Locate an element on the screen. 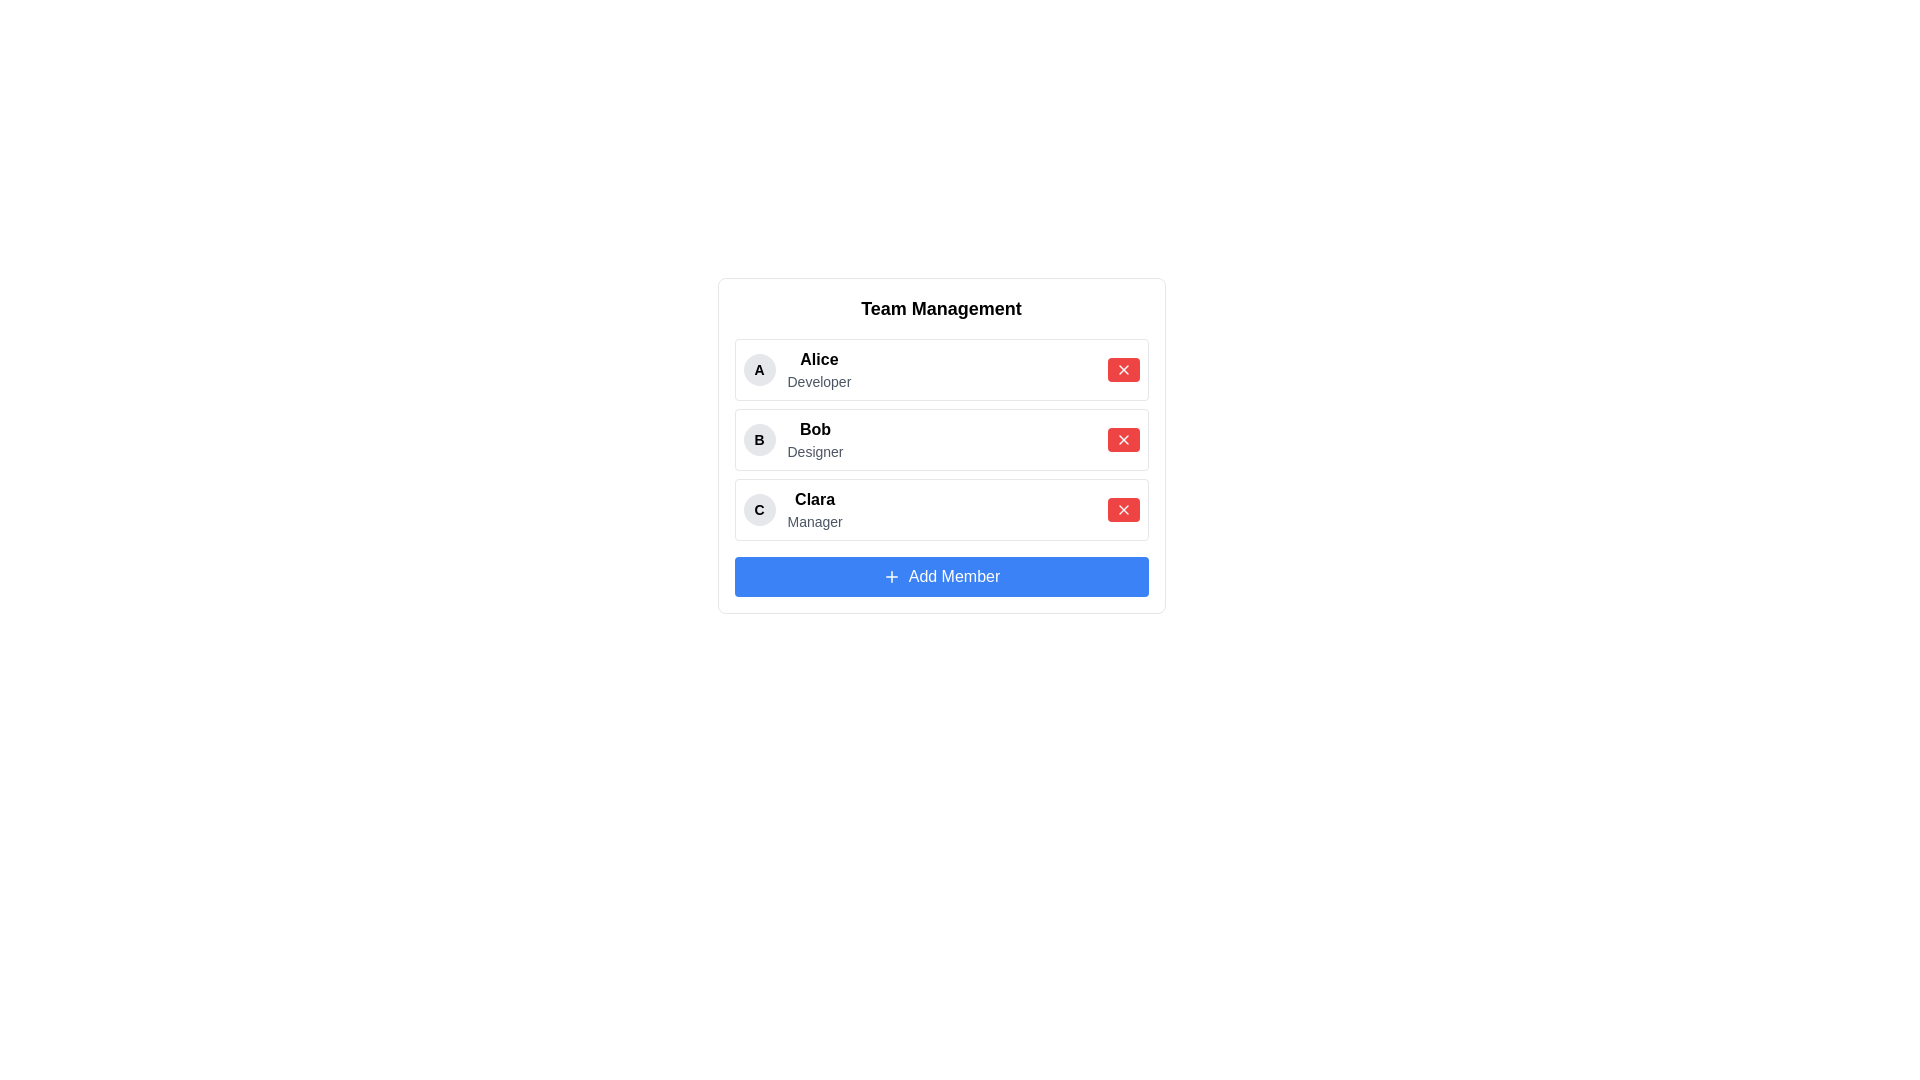 This screenshot has width=1920, height=1080. the second red 'X' button is located at coordinates (1123, 438).